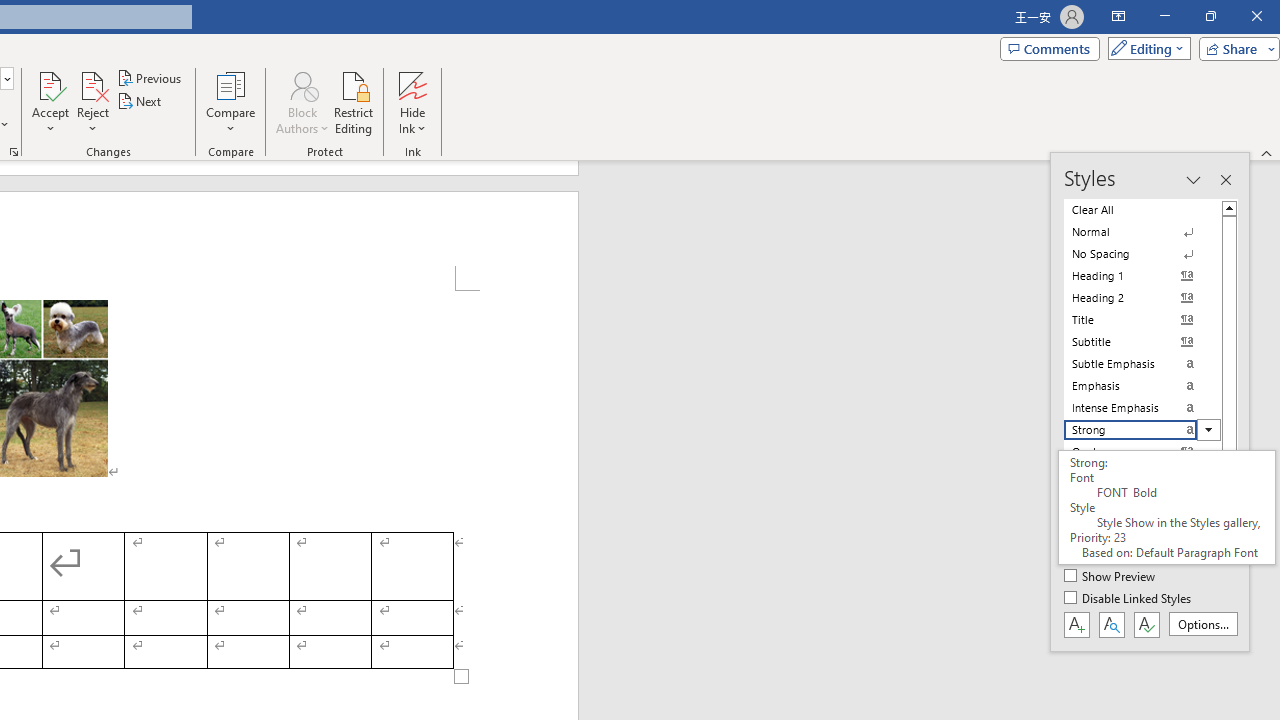 The width and height of the screenshot is (1280, 720). I want to click on 'Next', so click(139, 101).